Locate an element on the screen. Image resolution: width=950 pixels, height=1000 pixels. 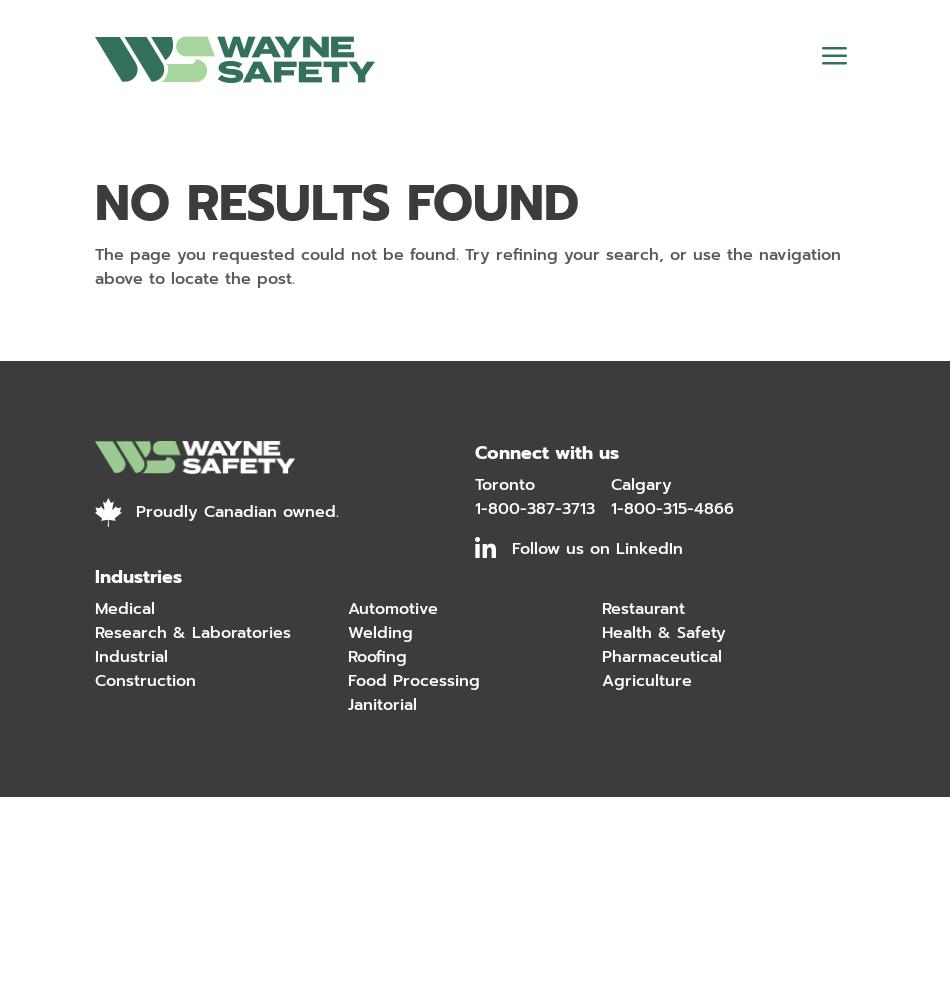
'Toronto' is located at coordinates (505, 484).